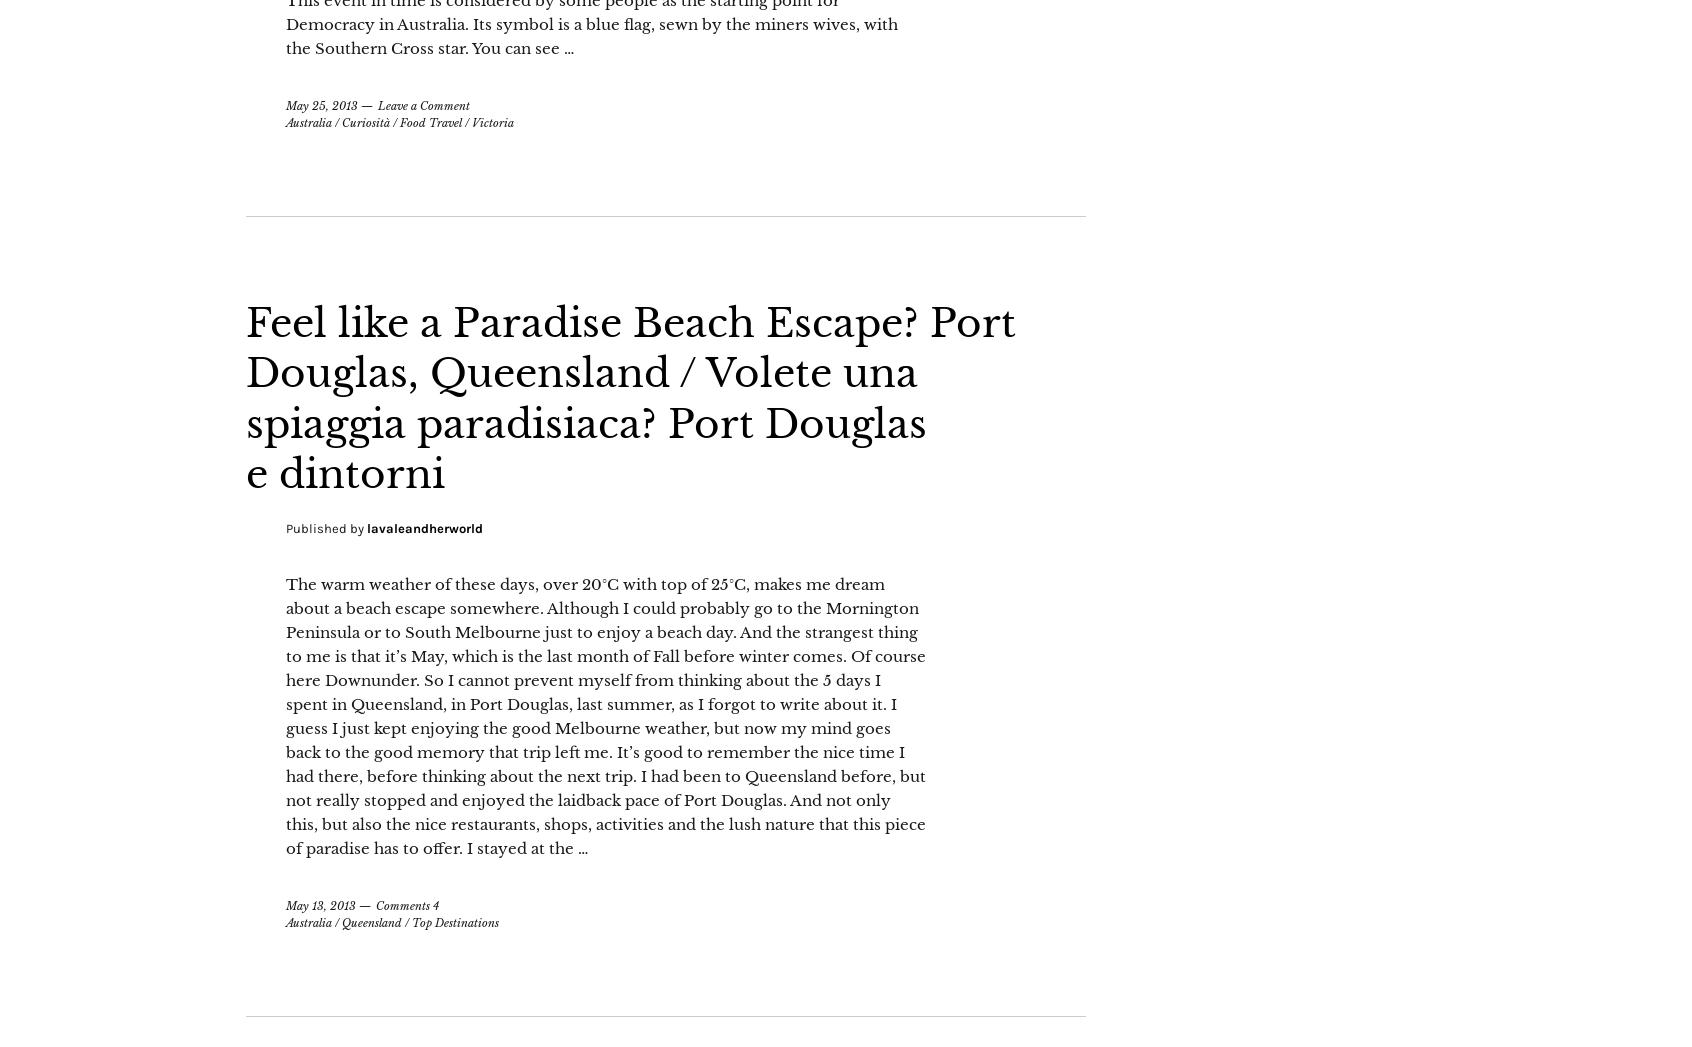  I want to click on 'Feel like a Paradise Beach Escape? Port Douglas, Queensland / Volete una spiaggia paradisiaca? Port Douglas e dintorni', so click(658, 447).